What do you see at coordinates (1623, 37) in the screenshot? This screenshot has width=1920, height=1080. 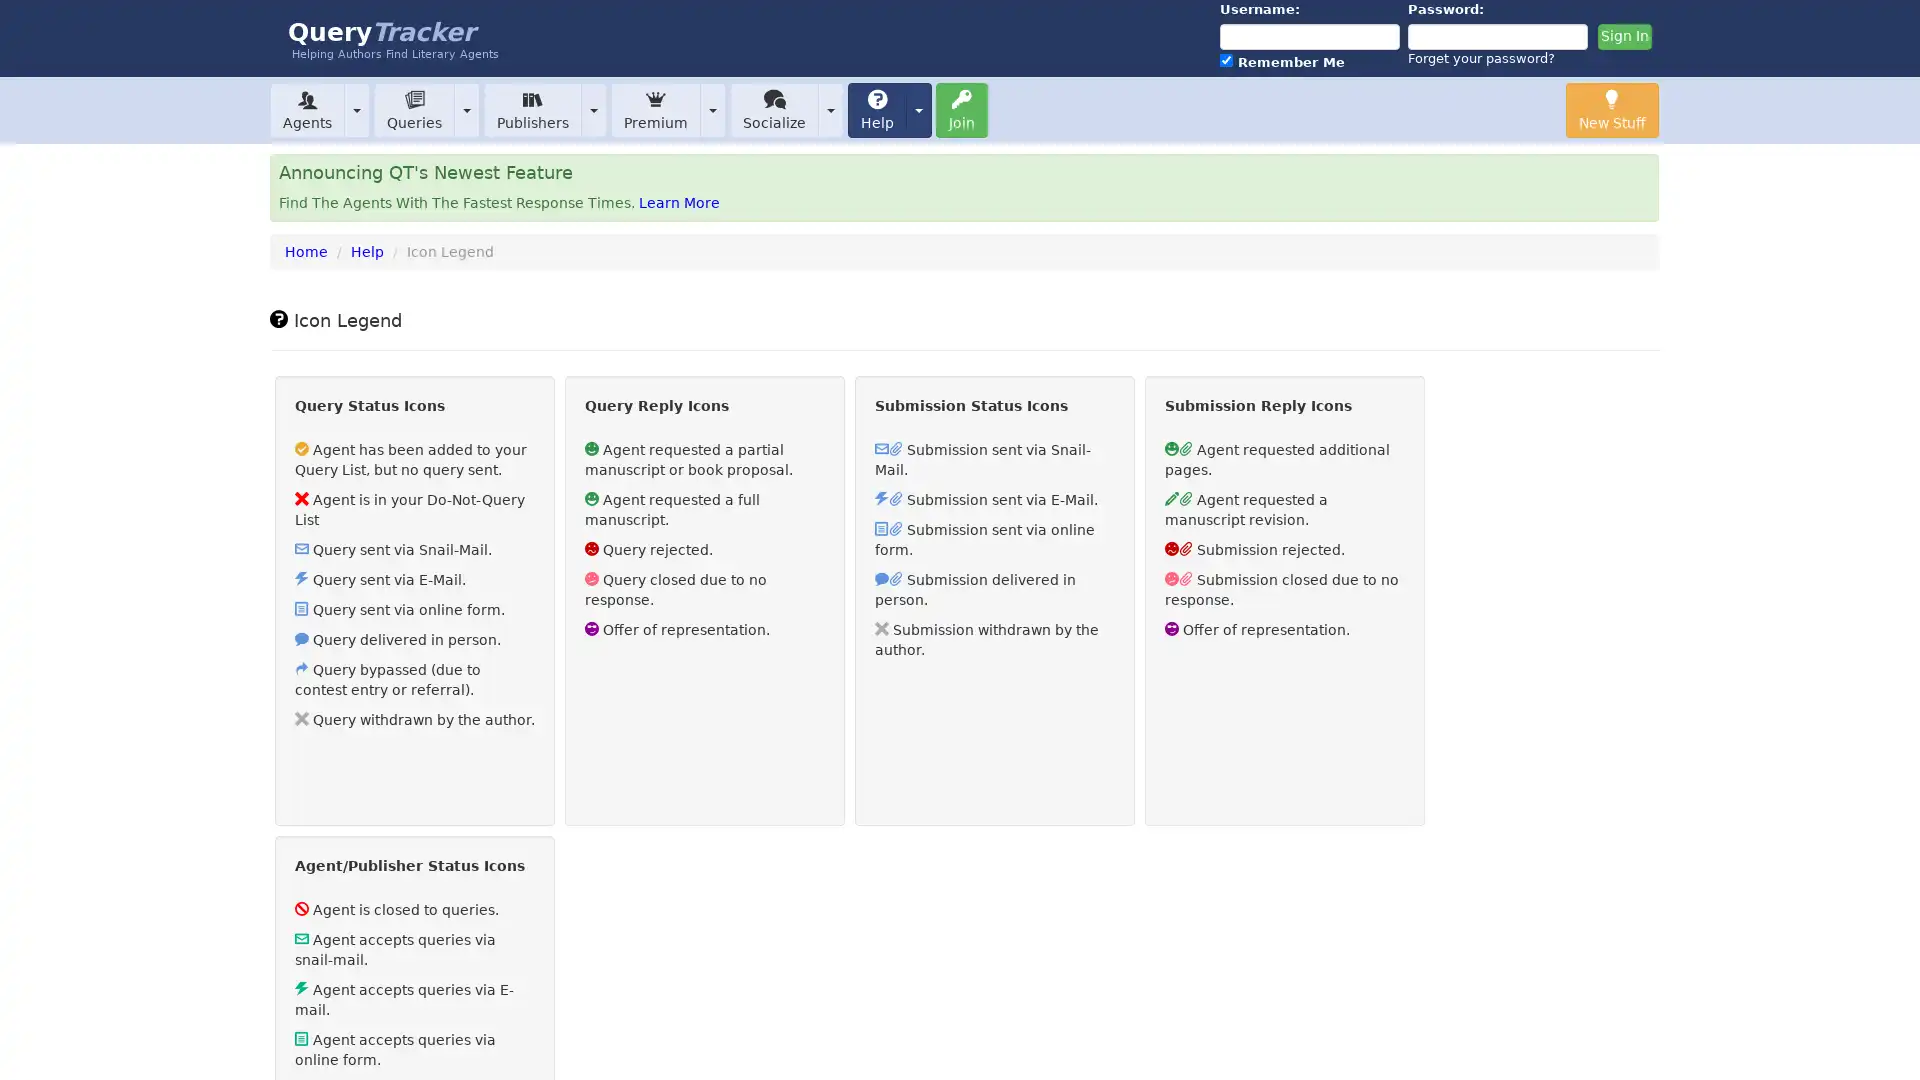 I see `Sign In` at bounding box center [1623, 37].